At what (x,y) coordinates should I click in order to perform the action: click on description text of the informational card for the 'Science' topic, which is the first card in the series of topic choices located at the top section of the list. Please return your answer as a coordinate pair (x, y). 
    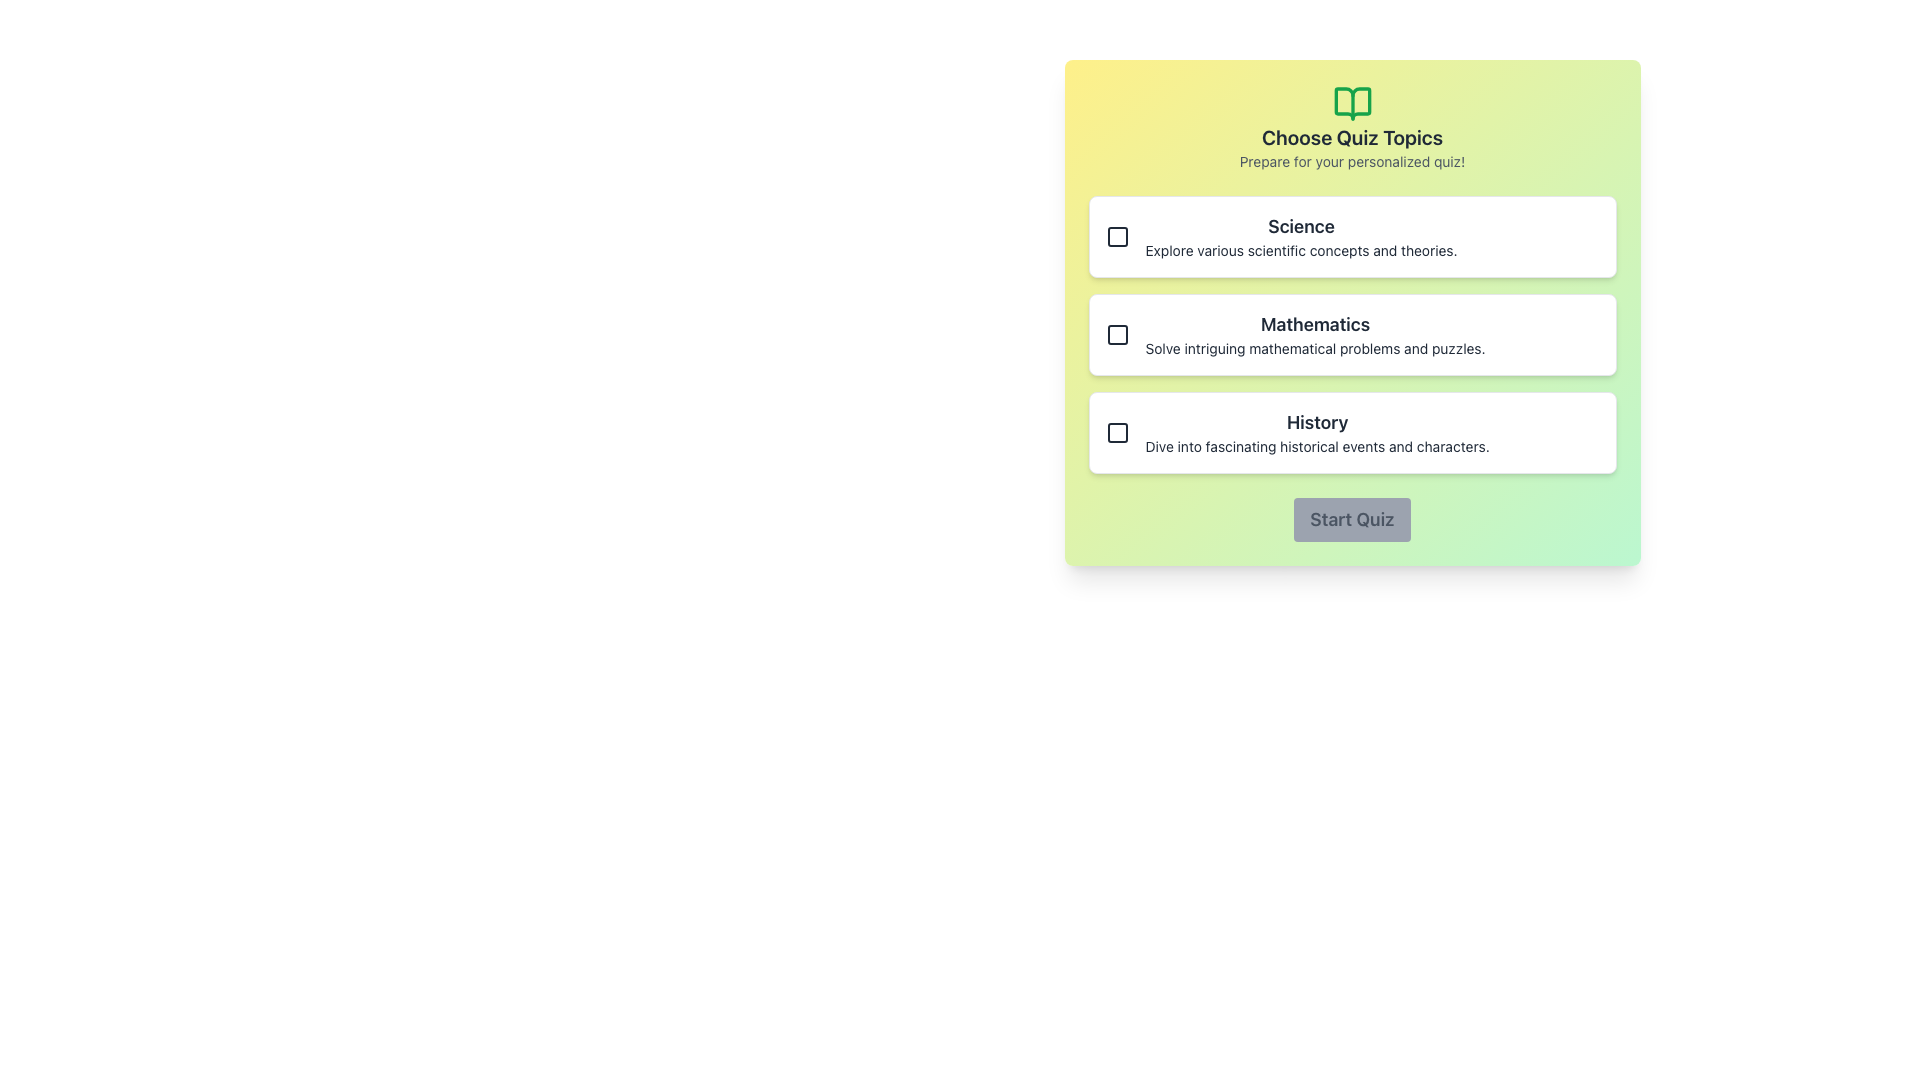
    Looking at the image, I should click on (1301, 235).